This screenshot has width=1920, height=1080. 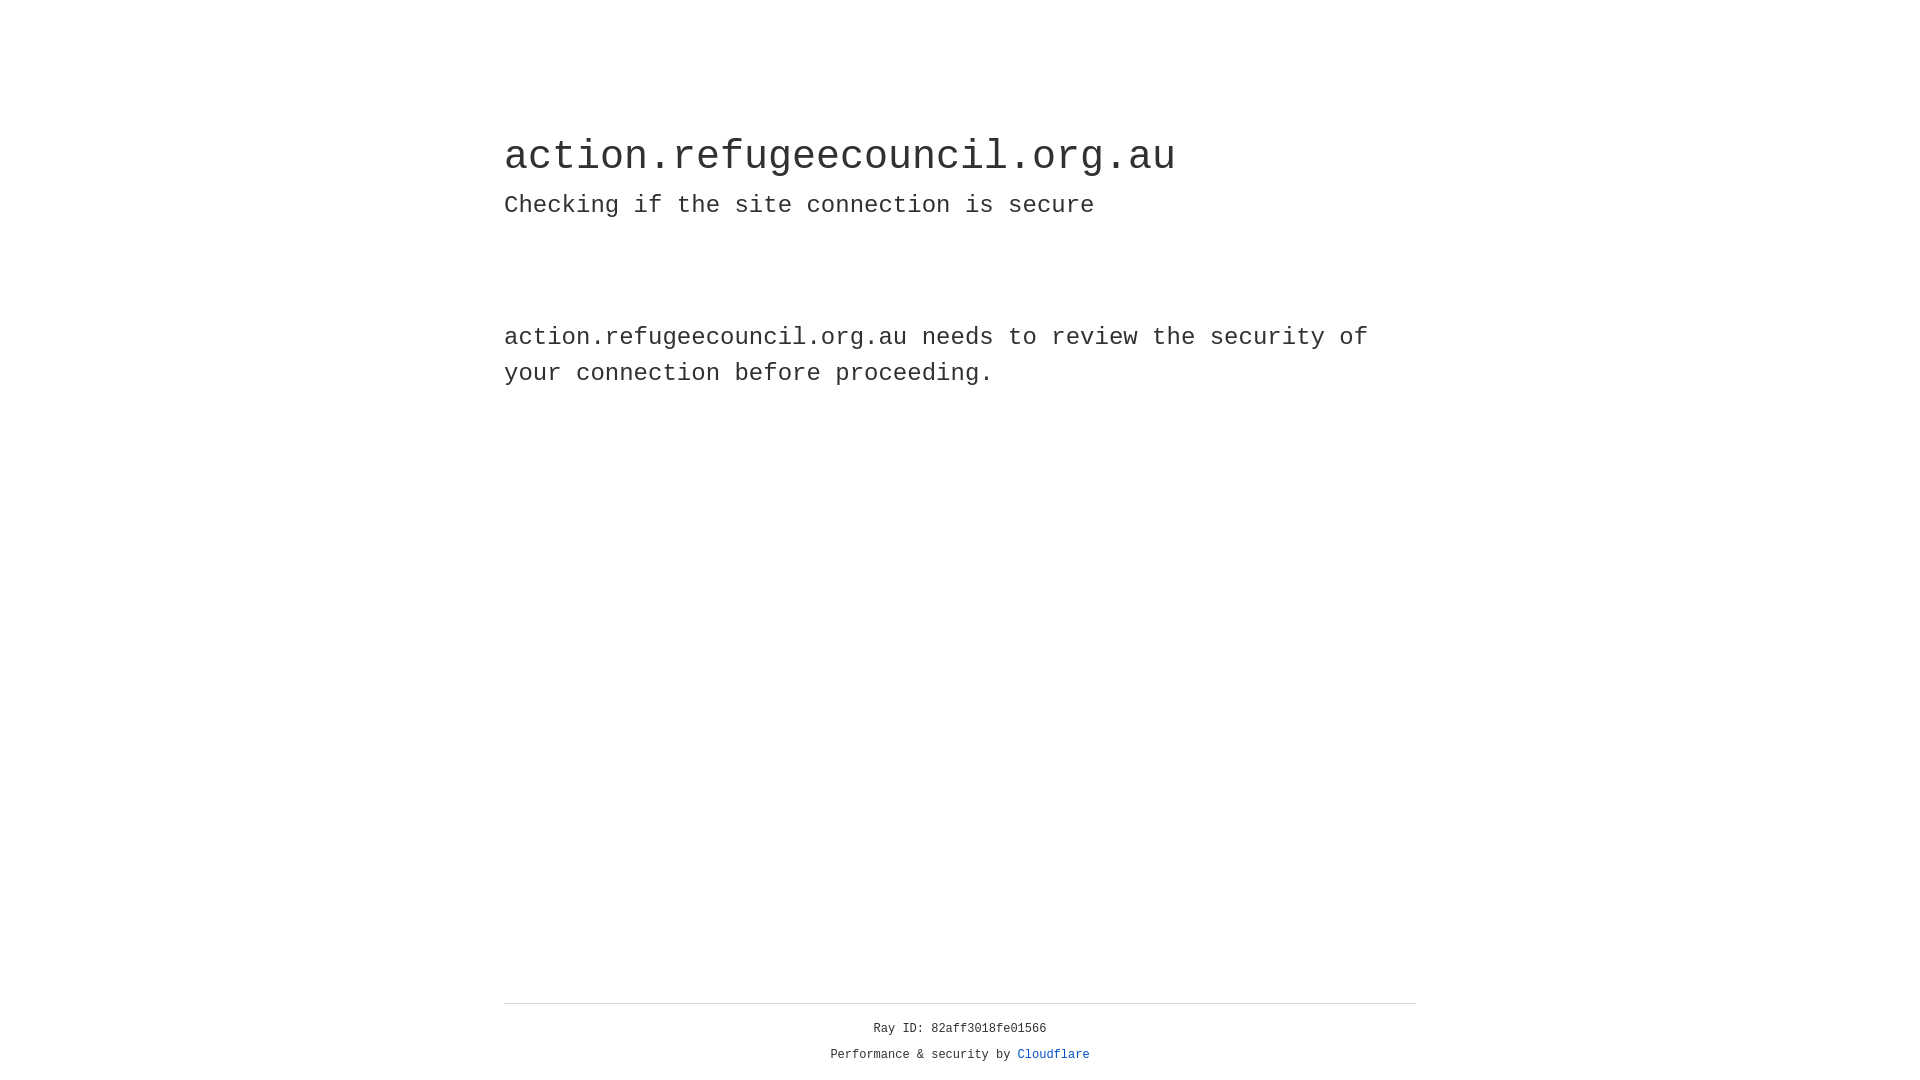 What do you see at coordinates (1053, 1054) in the screenshot?
I see `'Cloudflare'` at bounding box center [1053, 1054].